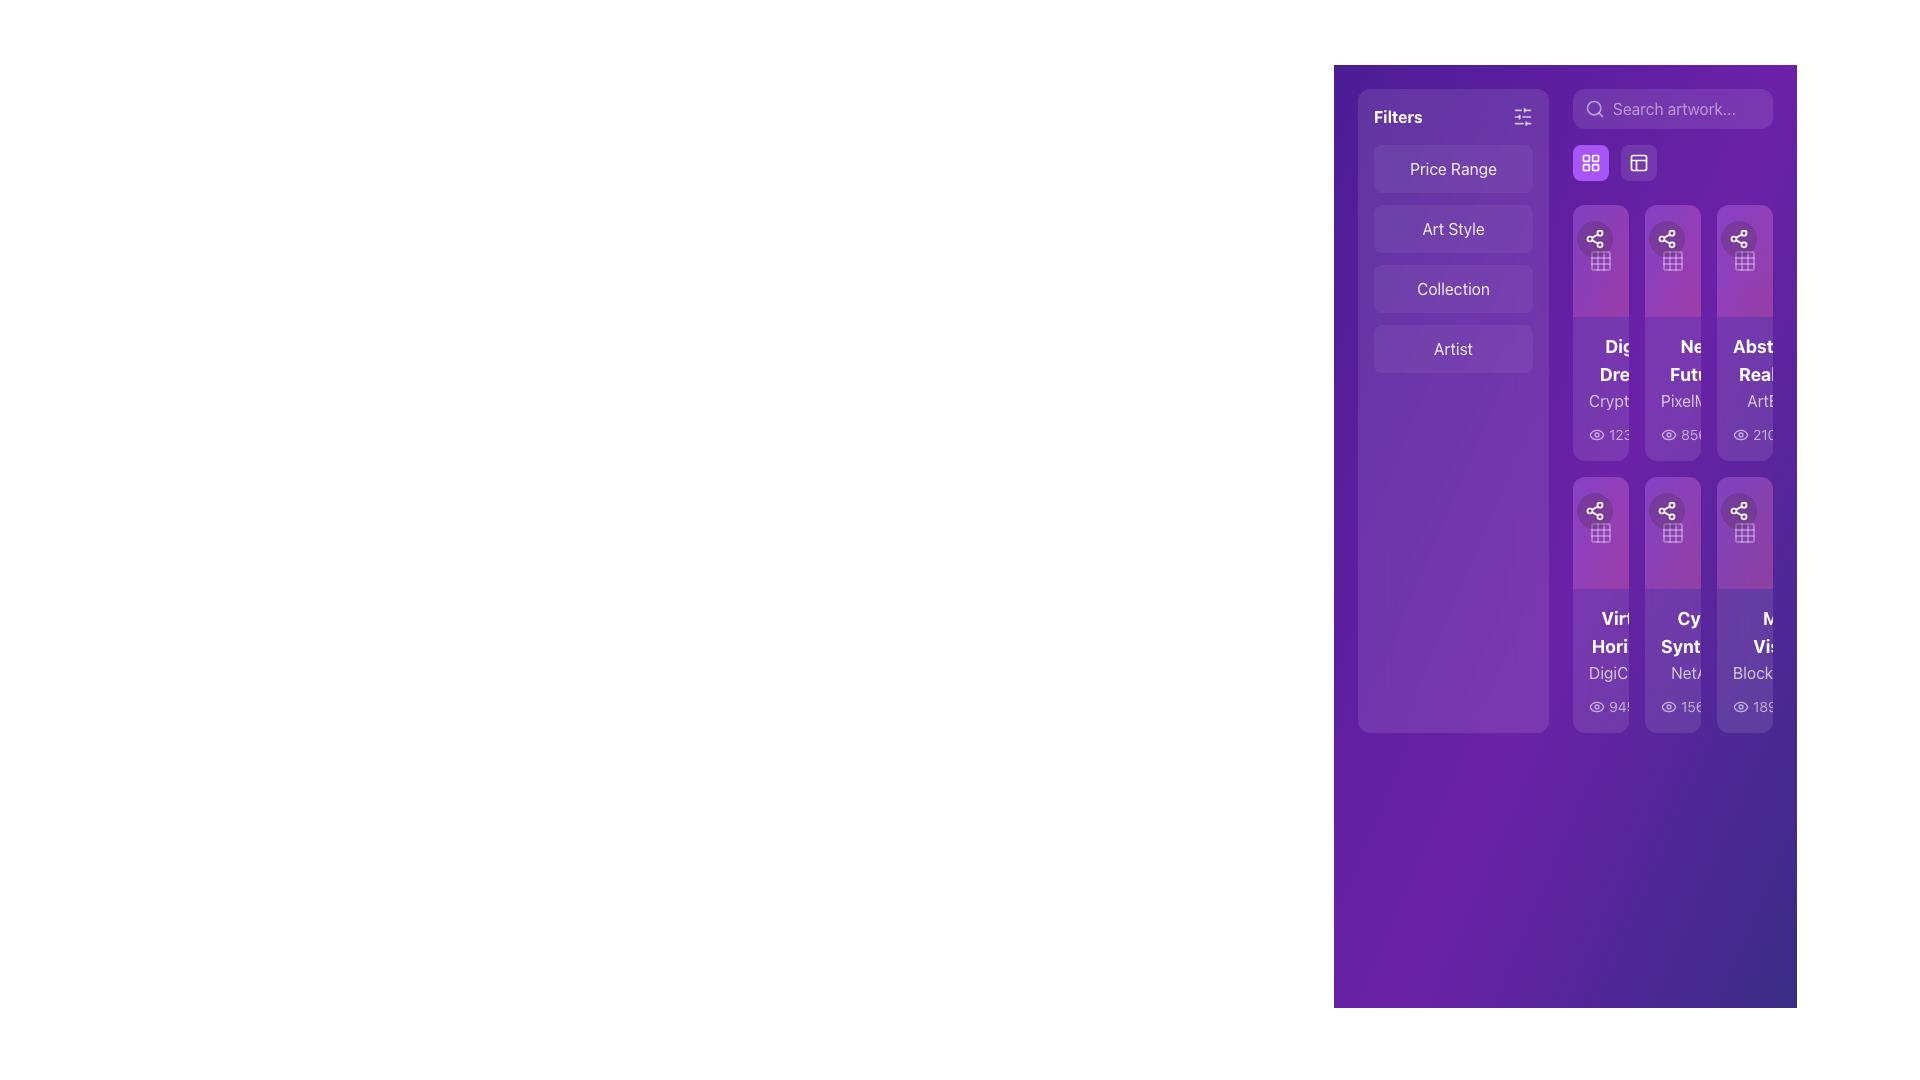 This screenshot has height=1080, width=1920. What do you see at coordinates (1638, 161) in the screenshot?
I see `the square icon button with a white outline on a purple background, located in the first row of a button group near the top-right corner of the interface` at bounding box center [1638, 161].